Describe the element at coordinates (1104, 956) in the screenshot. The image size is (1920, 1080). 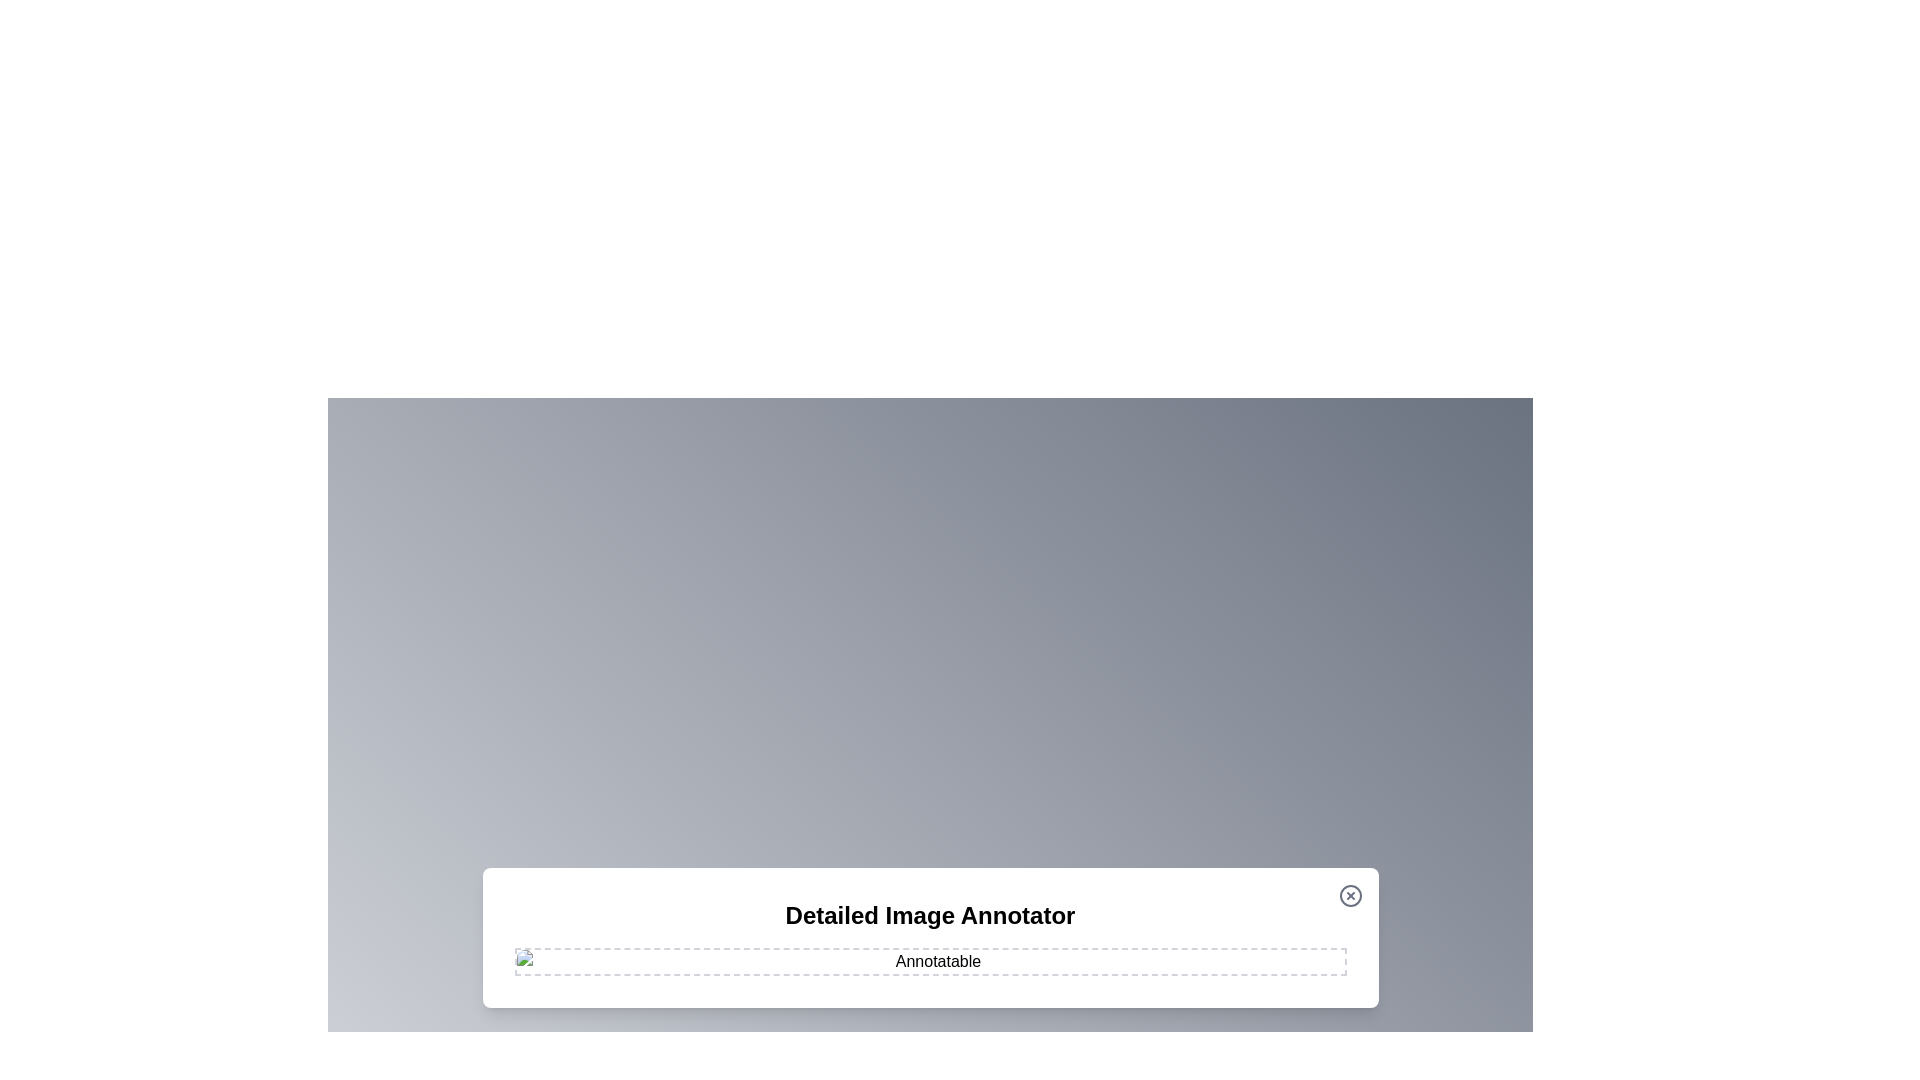
I see `the image at coordinates (1106, 958) to add an annotation` at that location.